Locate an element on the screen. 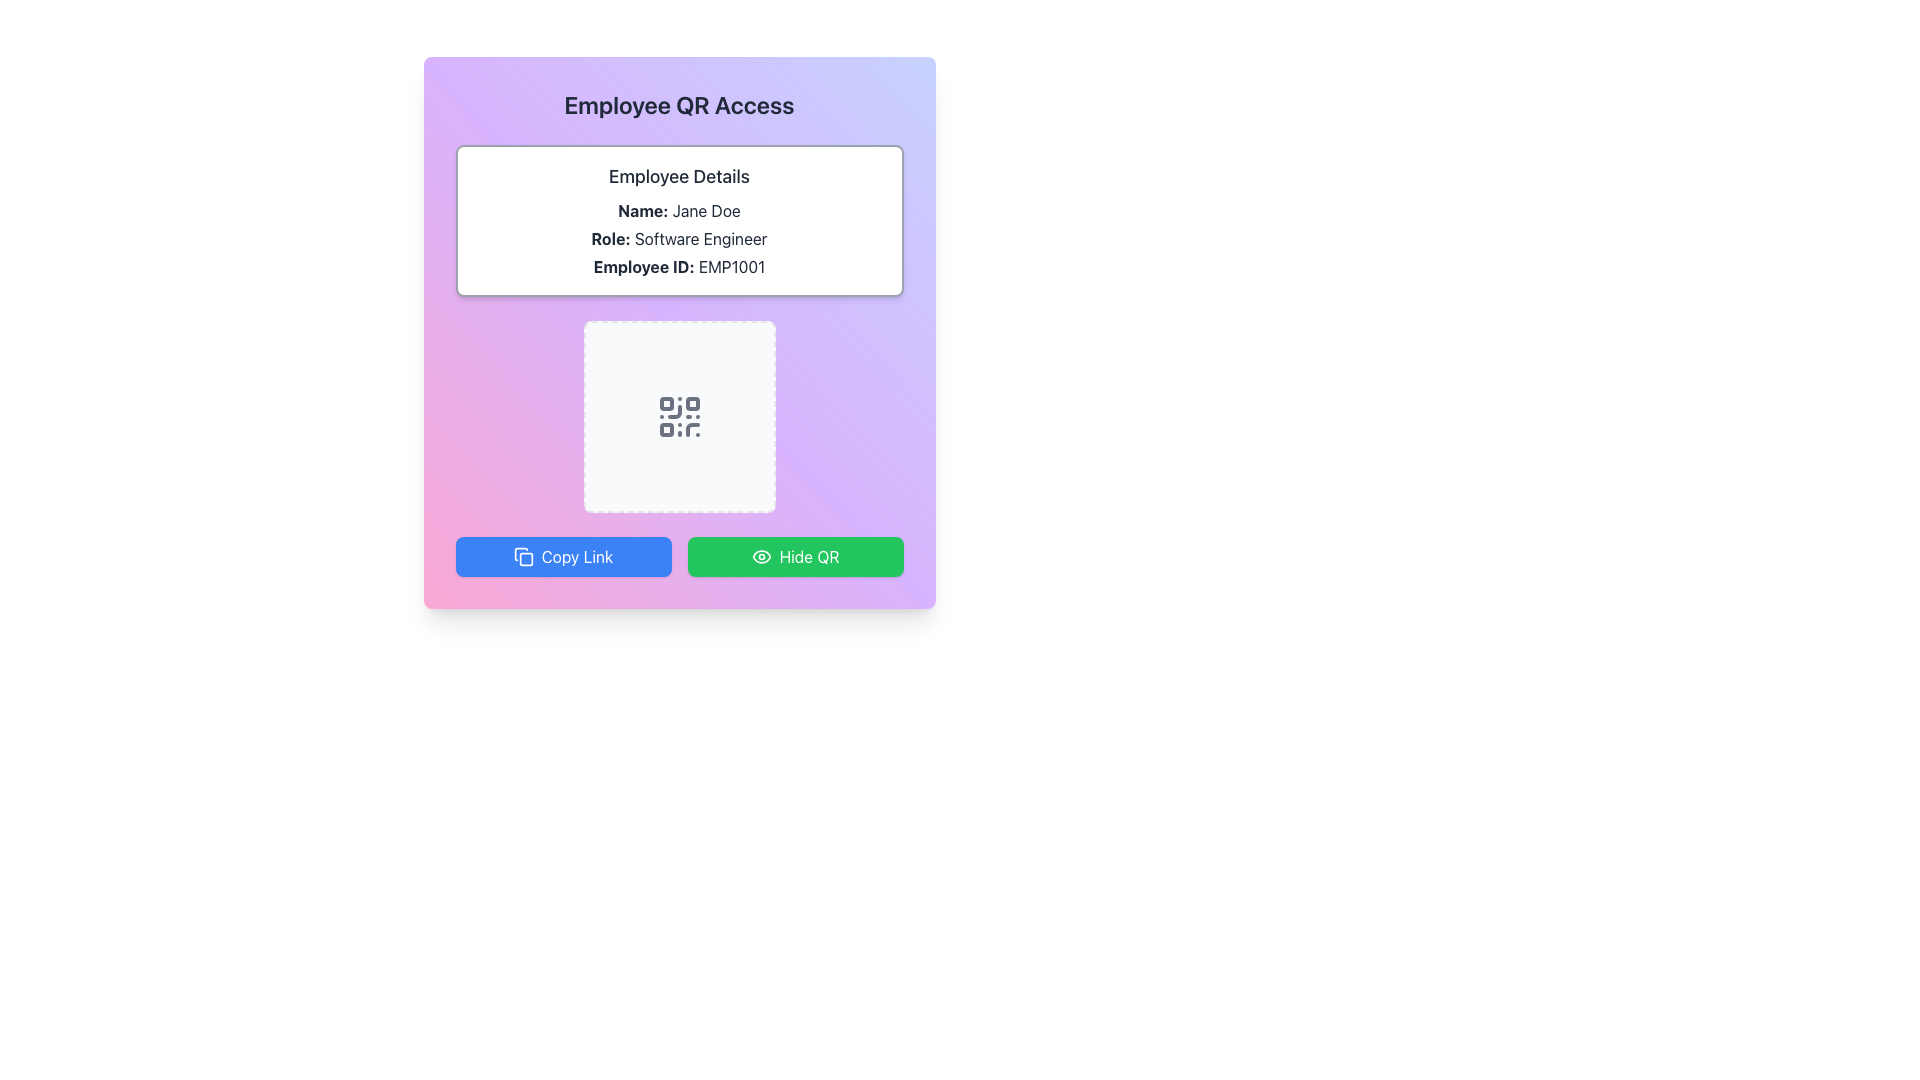 The width and height of the screenshot is (1920, 1080). the label that provides context for the Employee ID, located beneath the 'Role:' field in the 'Employee Details' panel is located at coordinates (644, 265).